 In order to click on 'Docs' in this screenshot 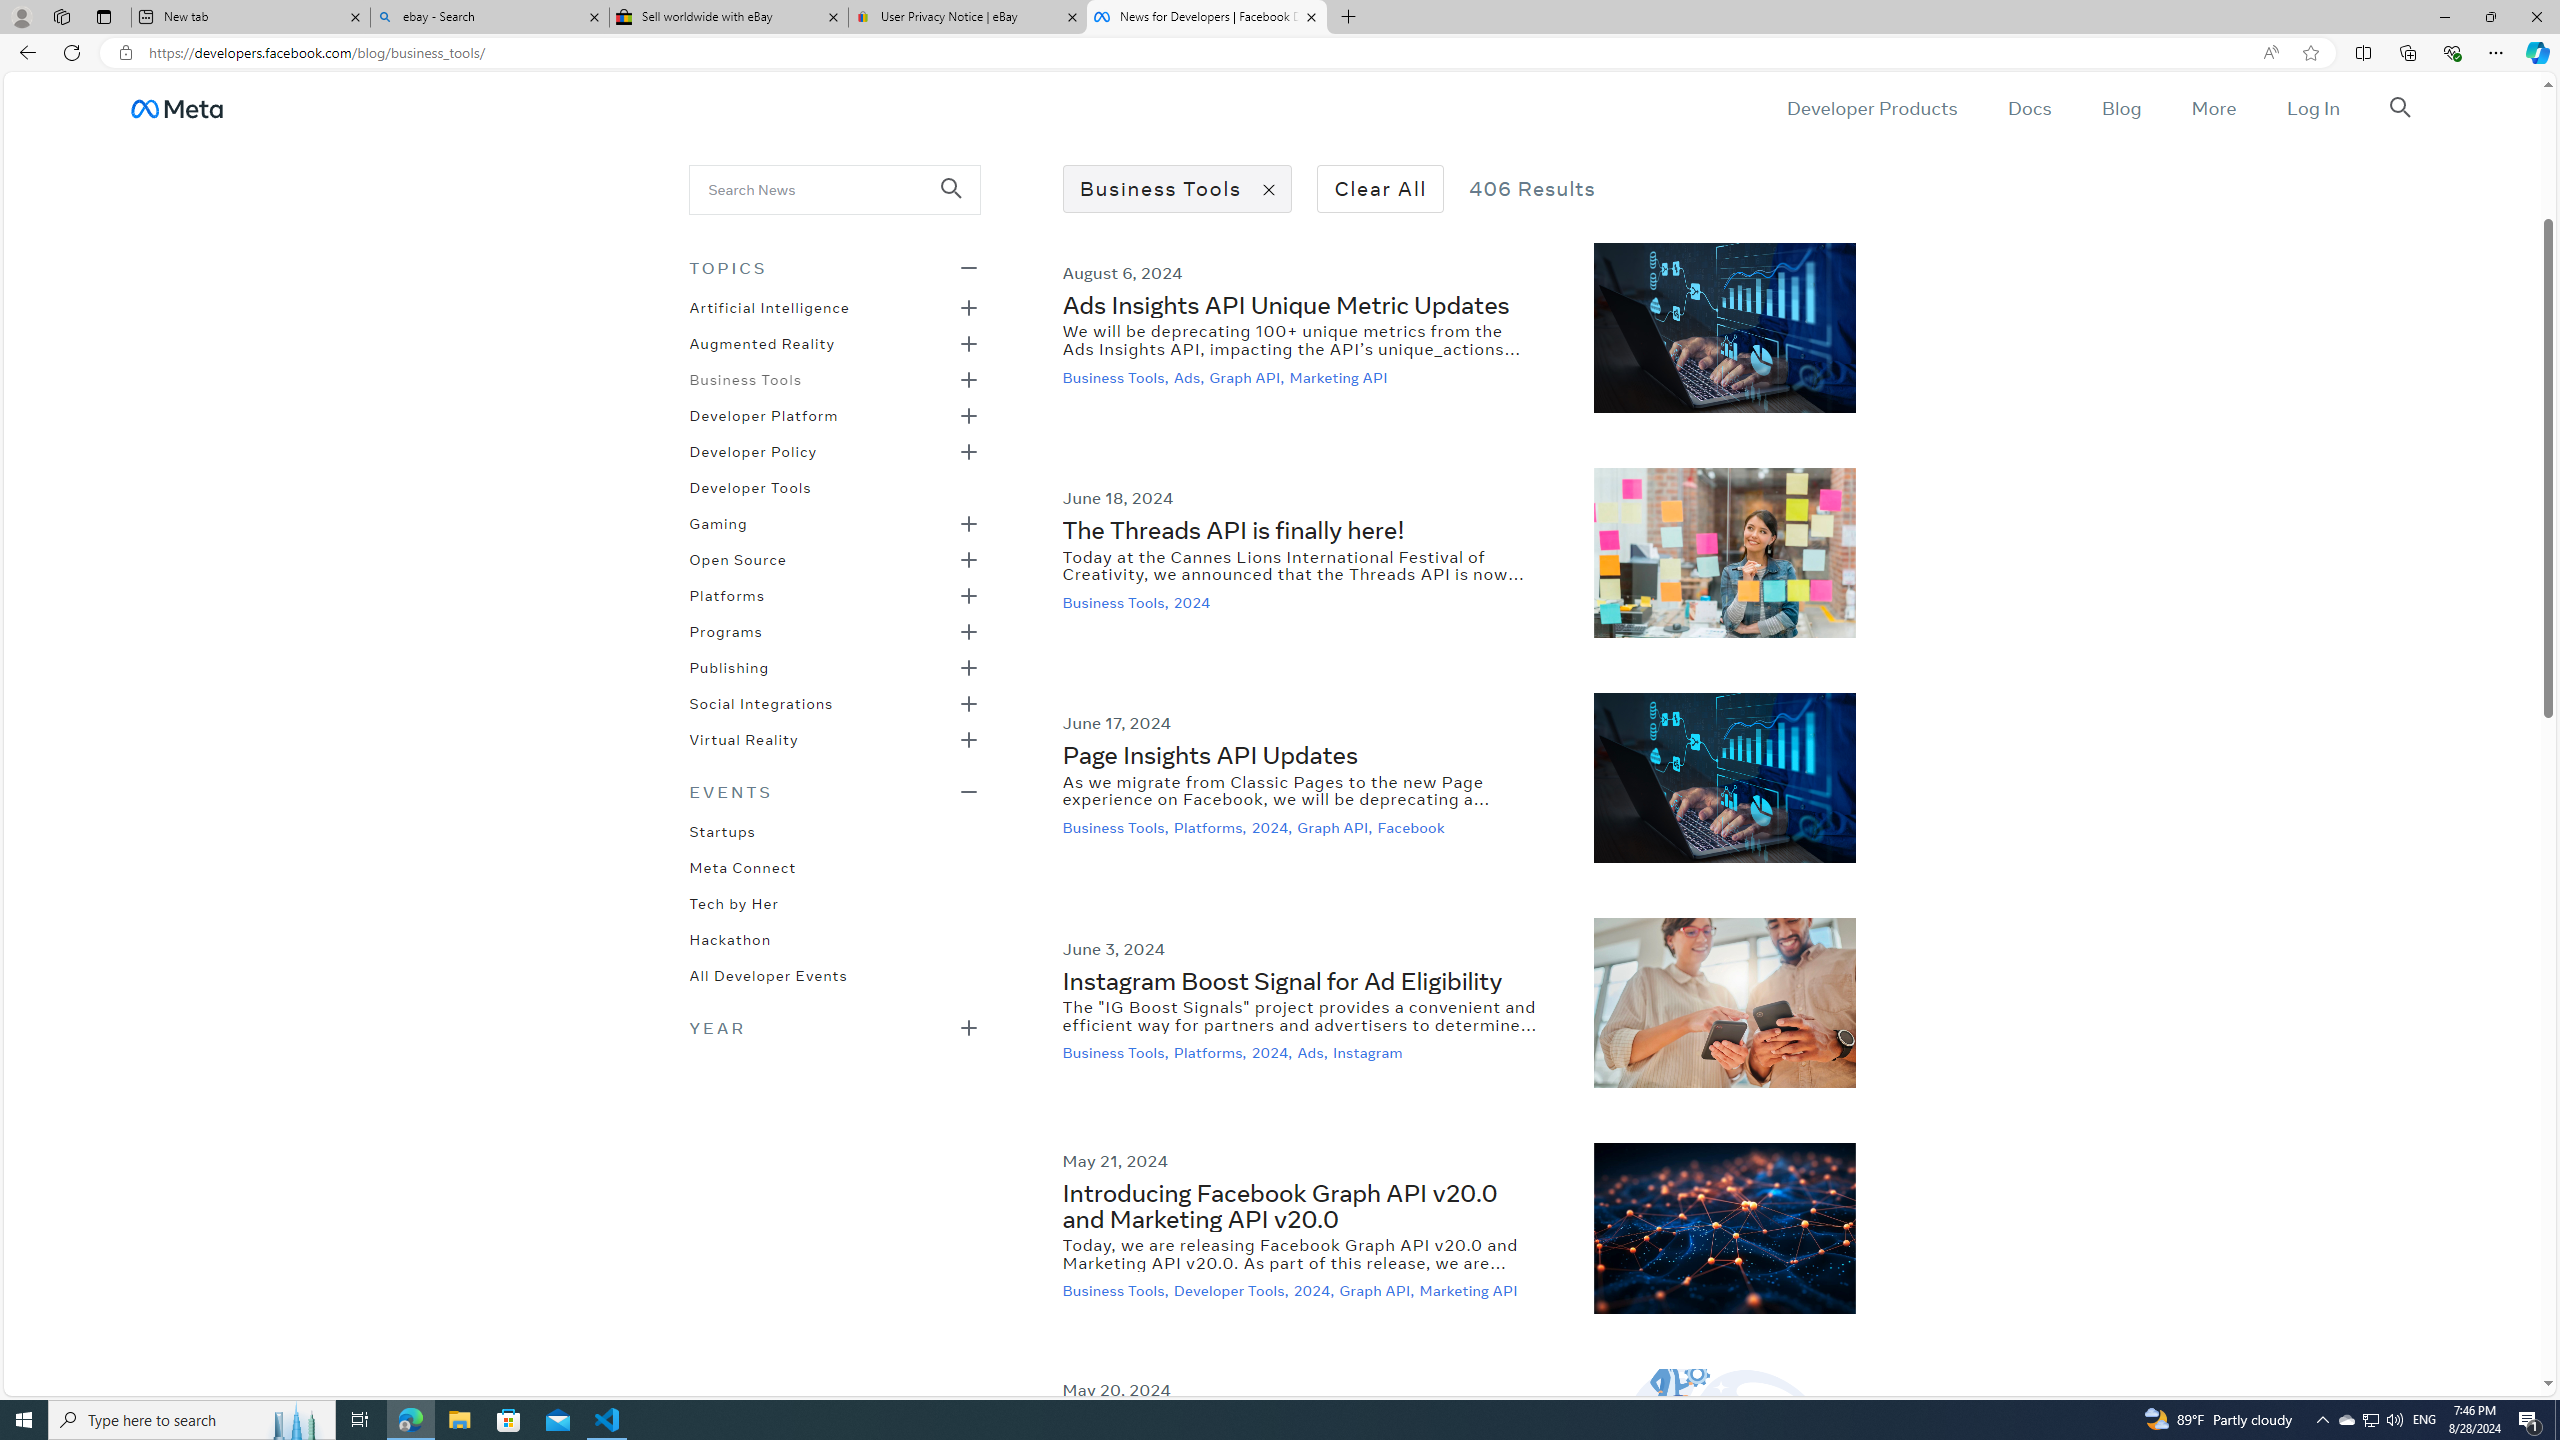, I will do `click(2027, 107)`.